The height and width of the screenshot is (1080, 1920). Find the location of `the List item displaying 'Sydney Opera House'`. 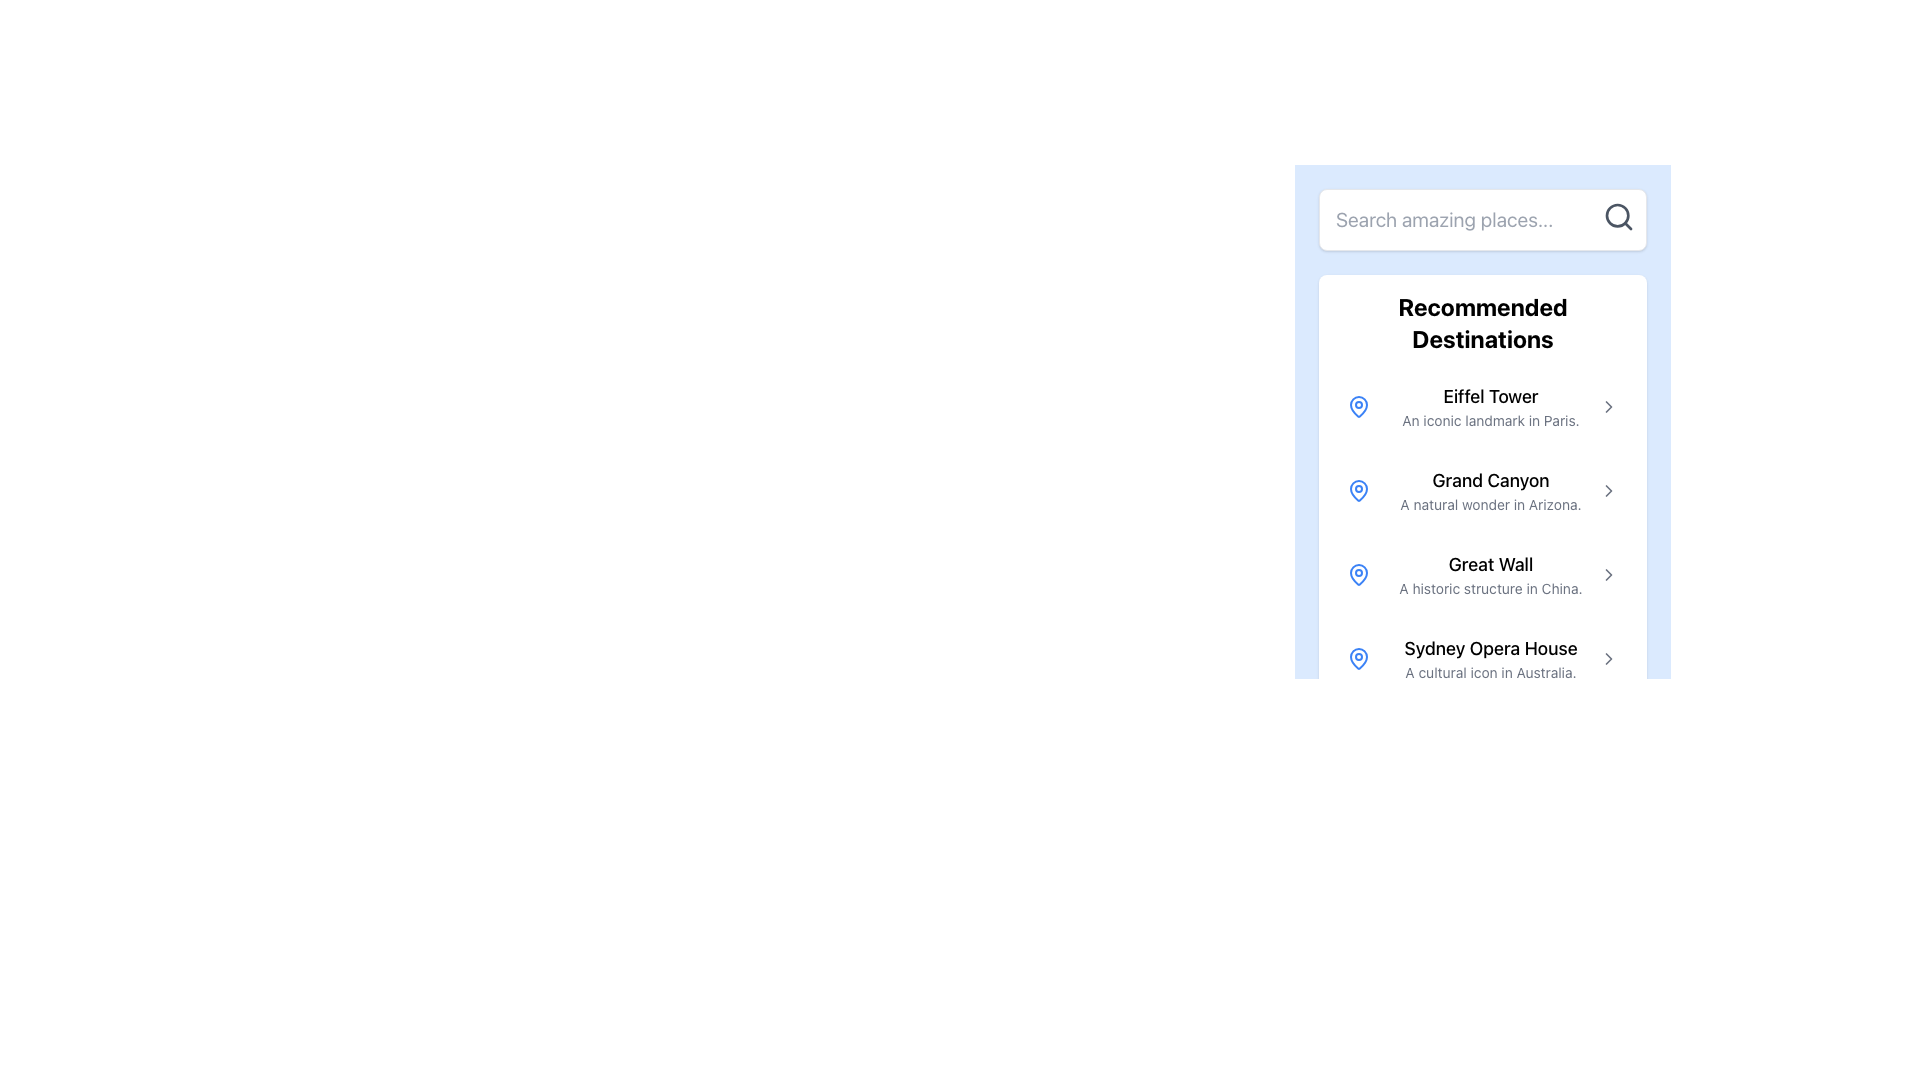

the List item displaying 'Sydney Opera House' is located at coordinates (1483, 659).